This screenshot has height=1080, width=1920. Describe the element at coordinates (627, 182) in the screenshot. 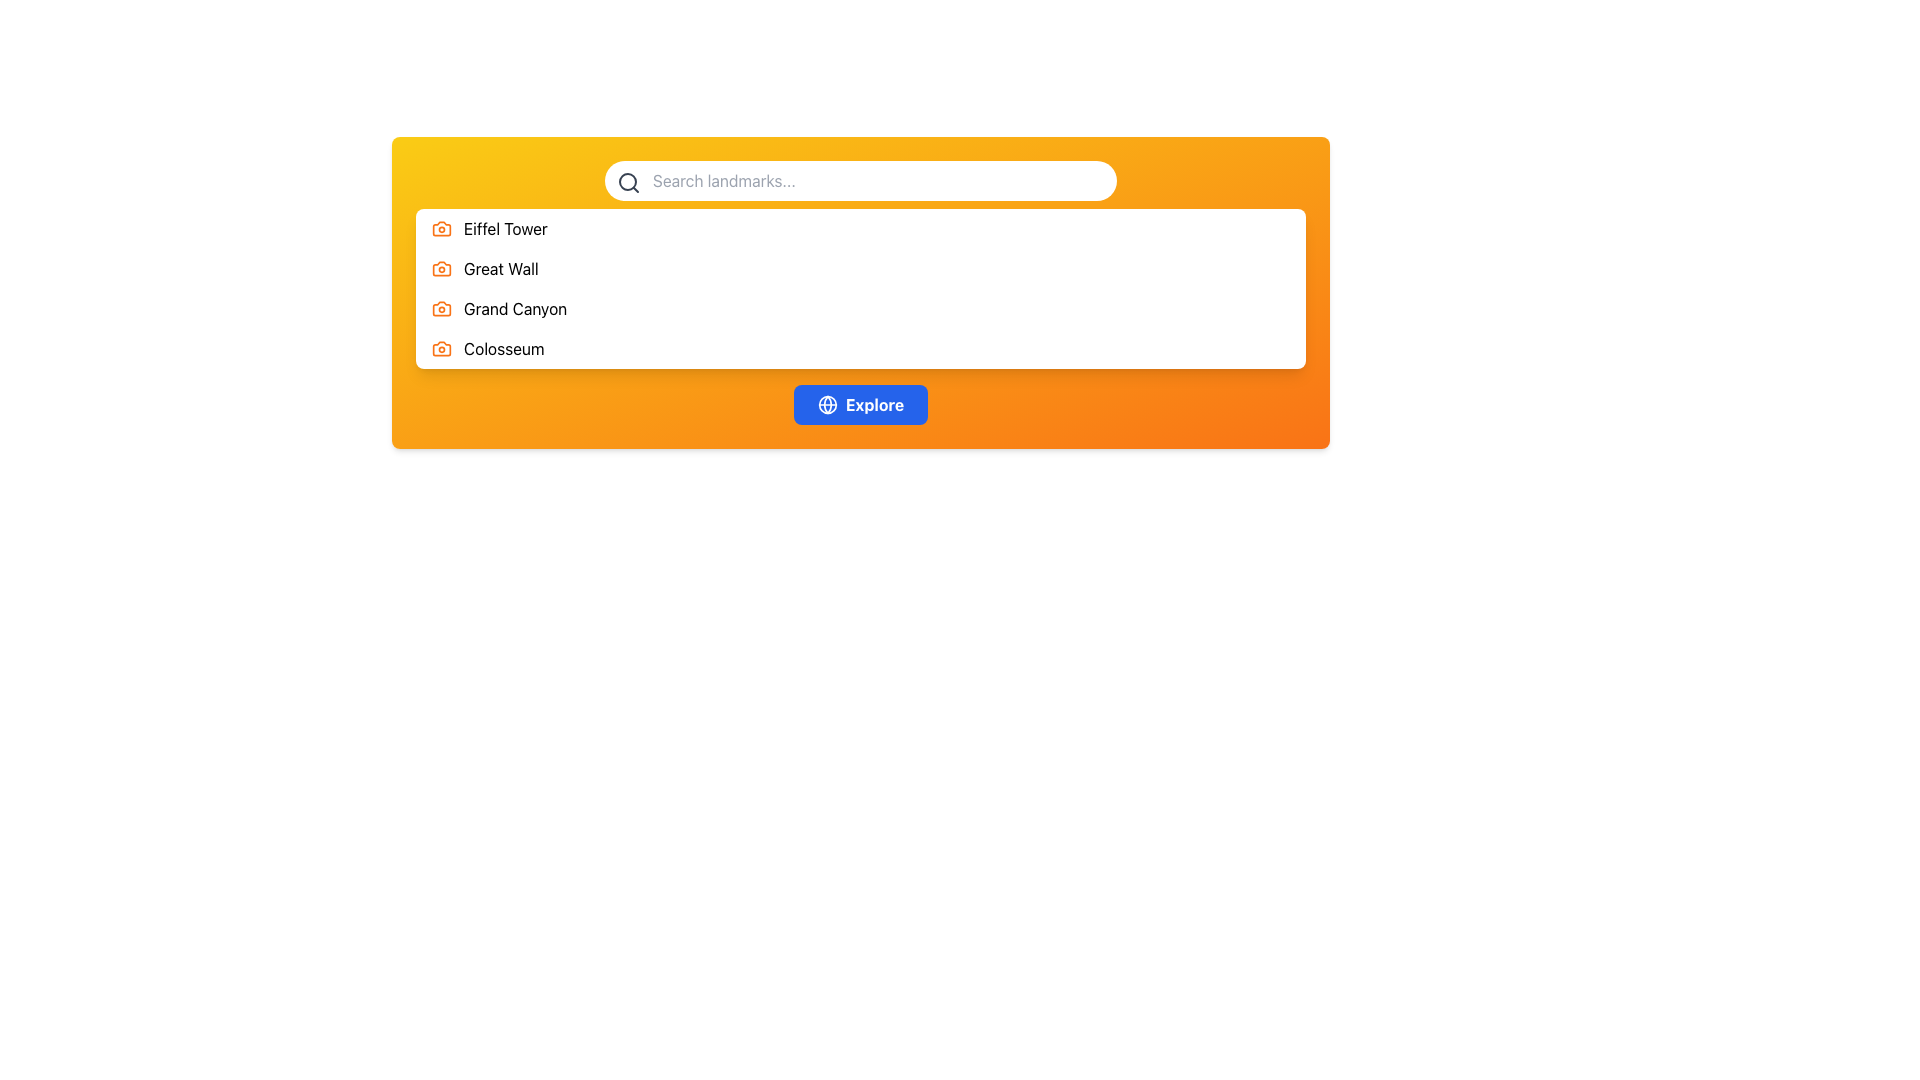

I see `the magnifying glass icon representing search functionality located in the leftmost portion of the search bar` at that location.